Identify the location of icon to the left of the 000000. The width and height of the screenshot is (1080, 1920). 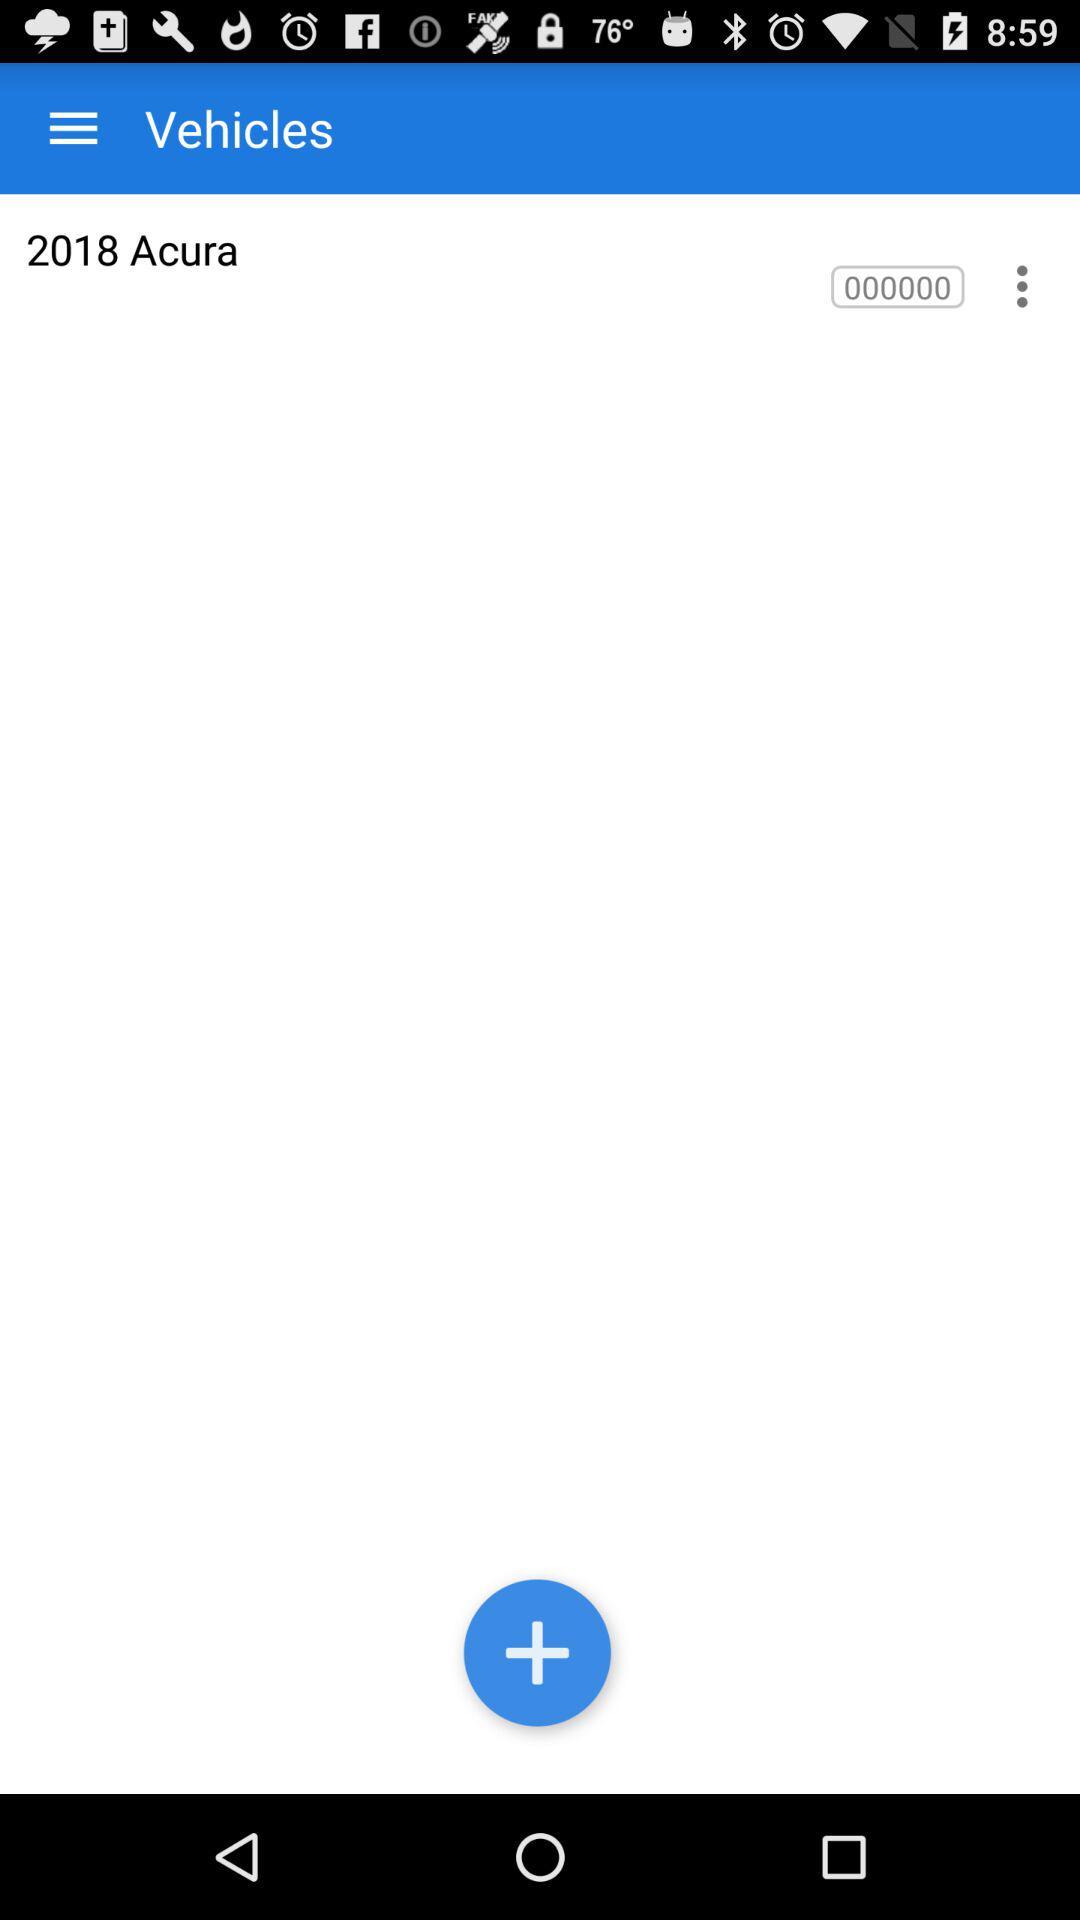
(132, 248).